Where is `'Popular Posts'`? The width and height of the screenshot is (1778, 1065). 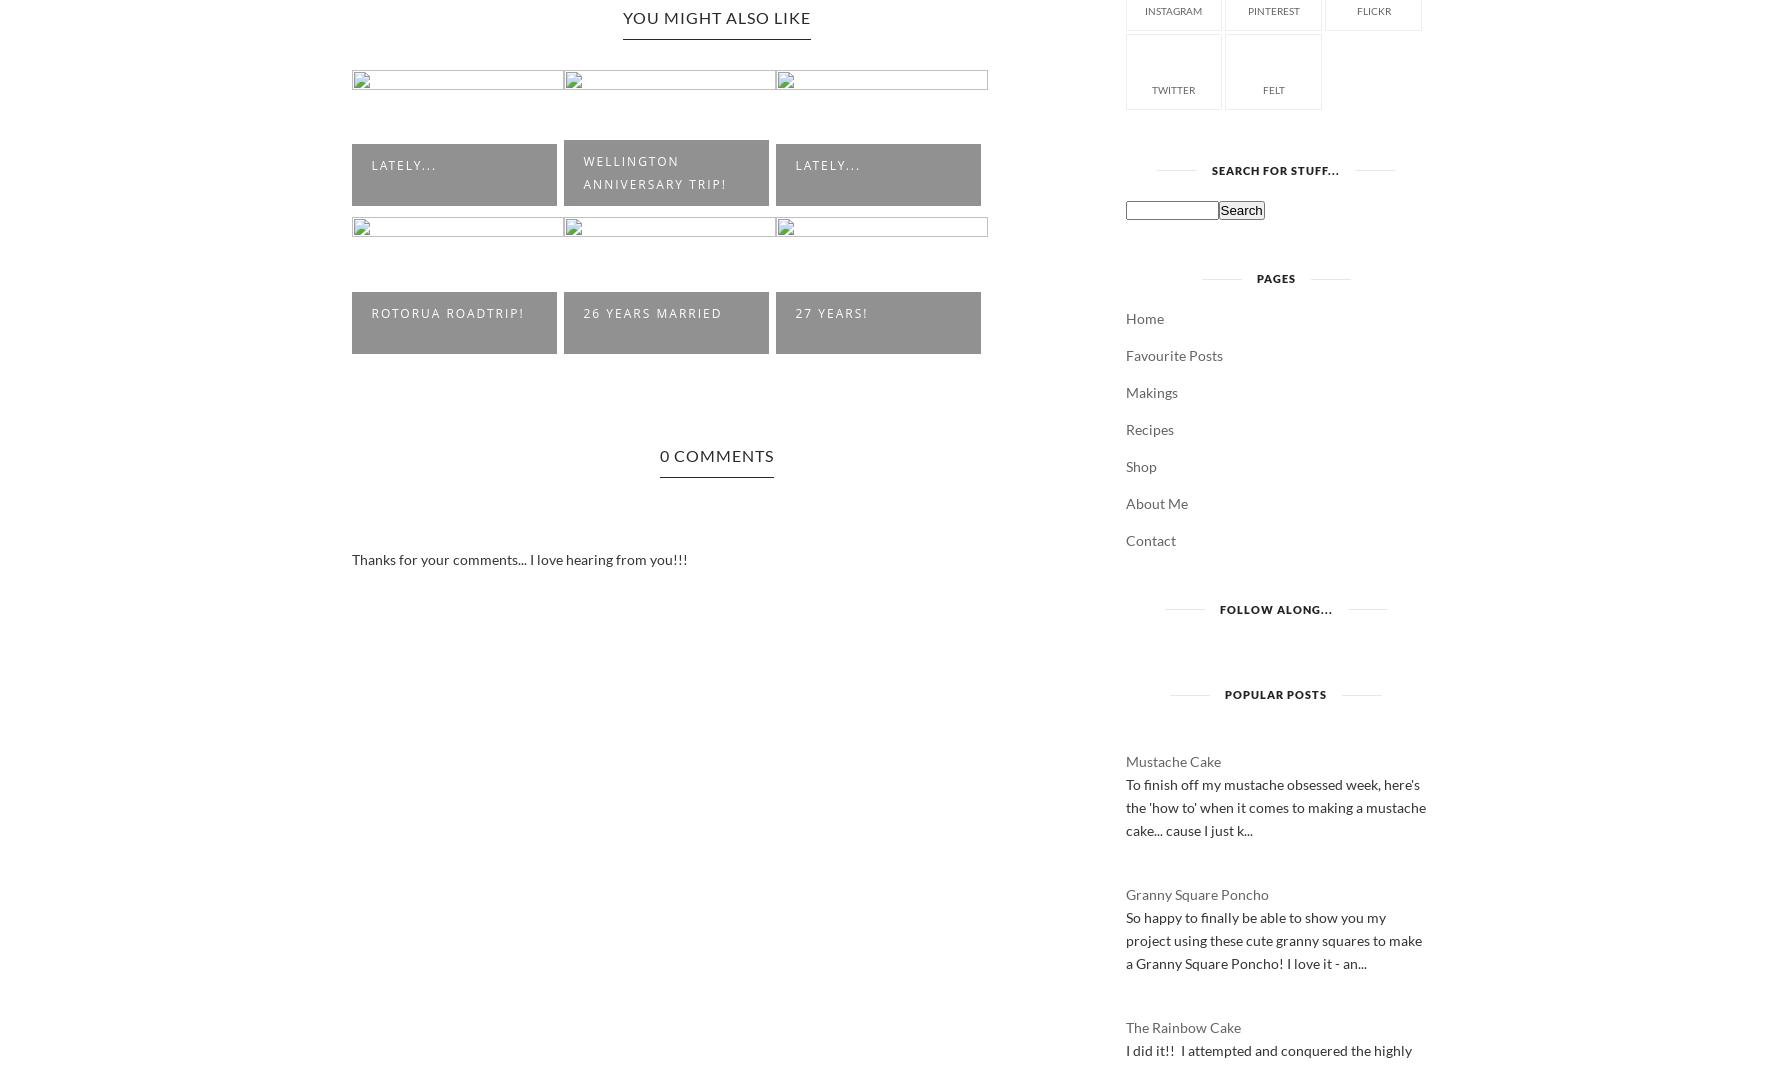
'Popular Posts' is located at coordinates (1276, 693).